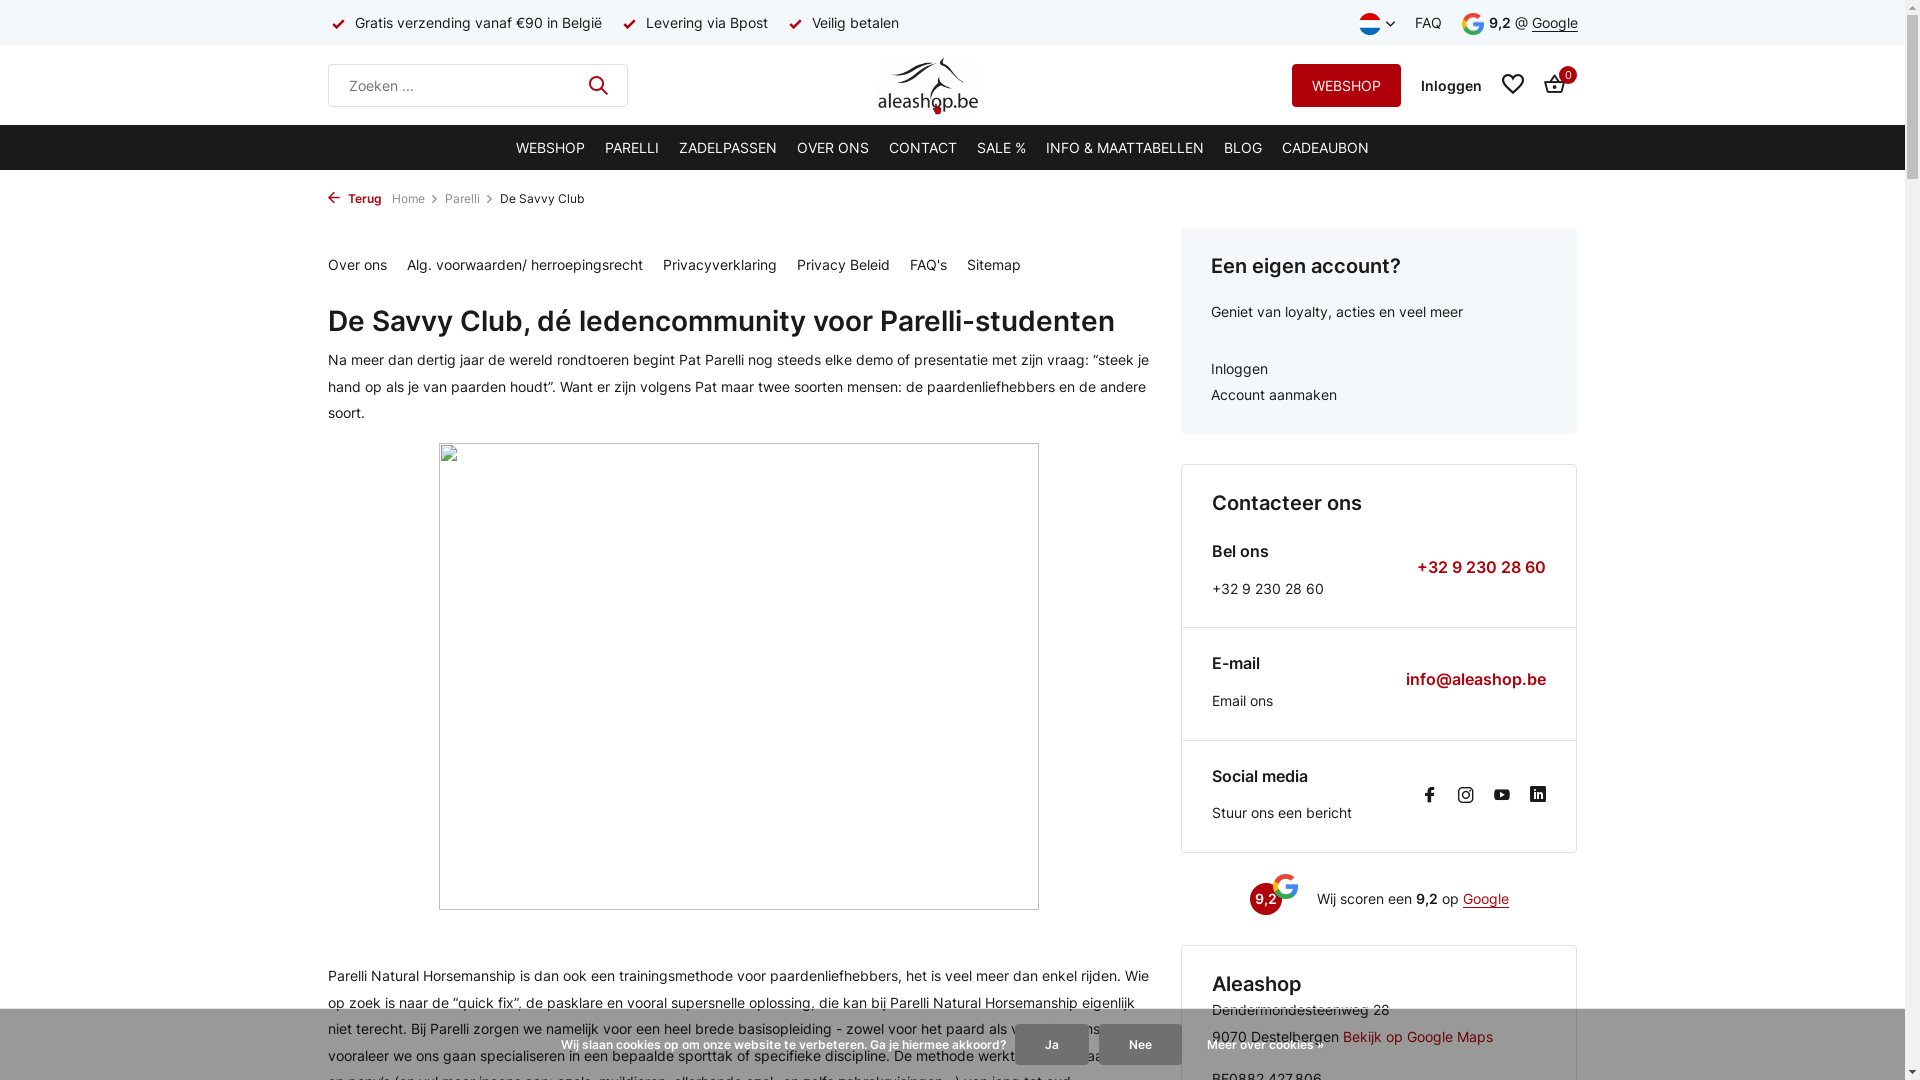  What do you see at coordinates (1416, 1035) in the screenshot?
I see `'Bekijk op Google Maps'` at bounding box center [1416, 1035].